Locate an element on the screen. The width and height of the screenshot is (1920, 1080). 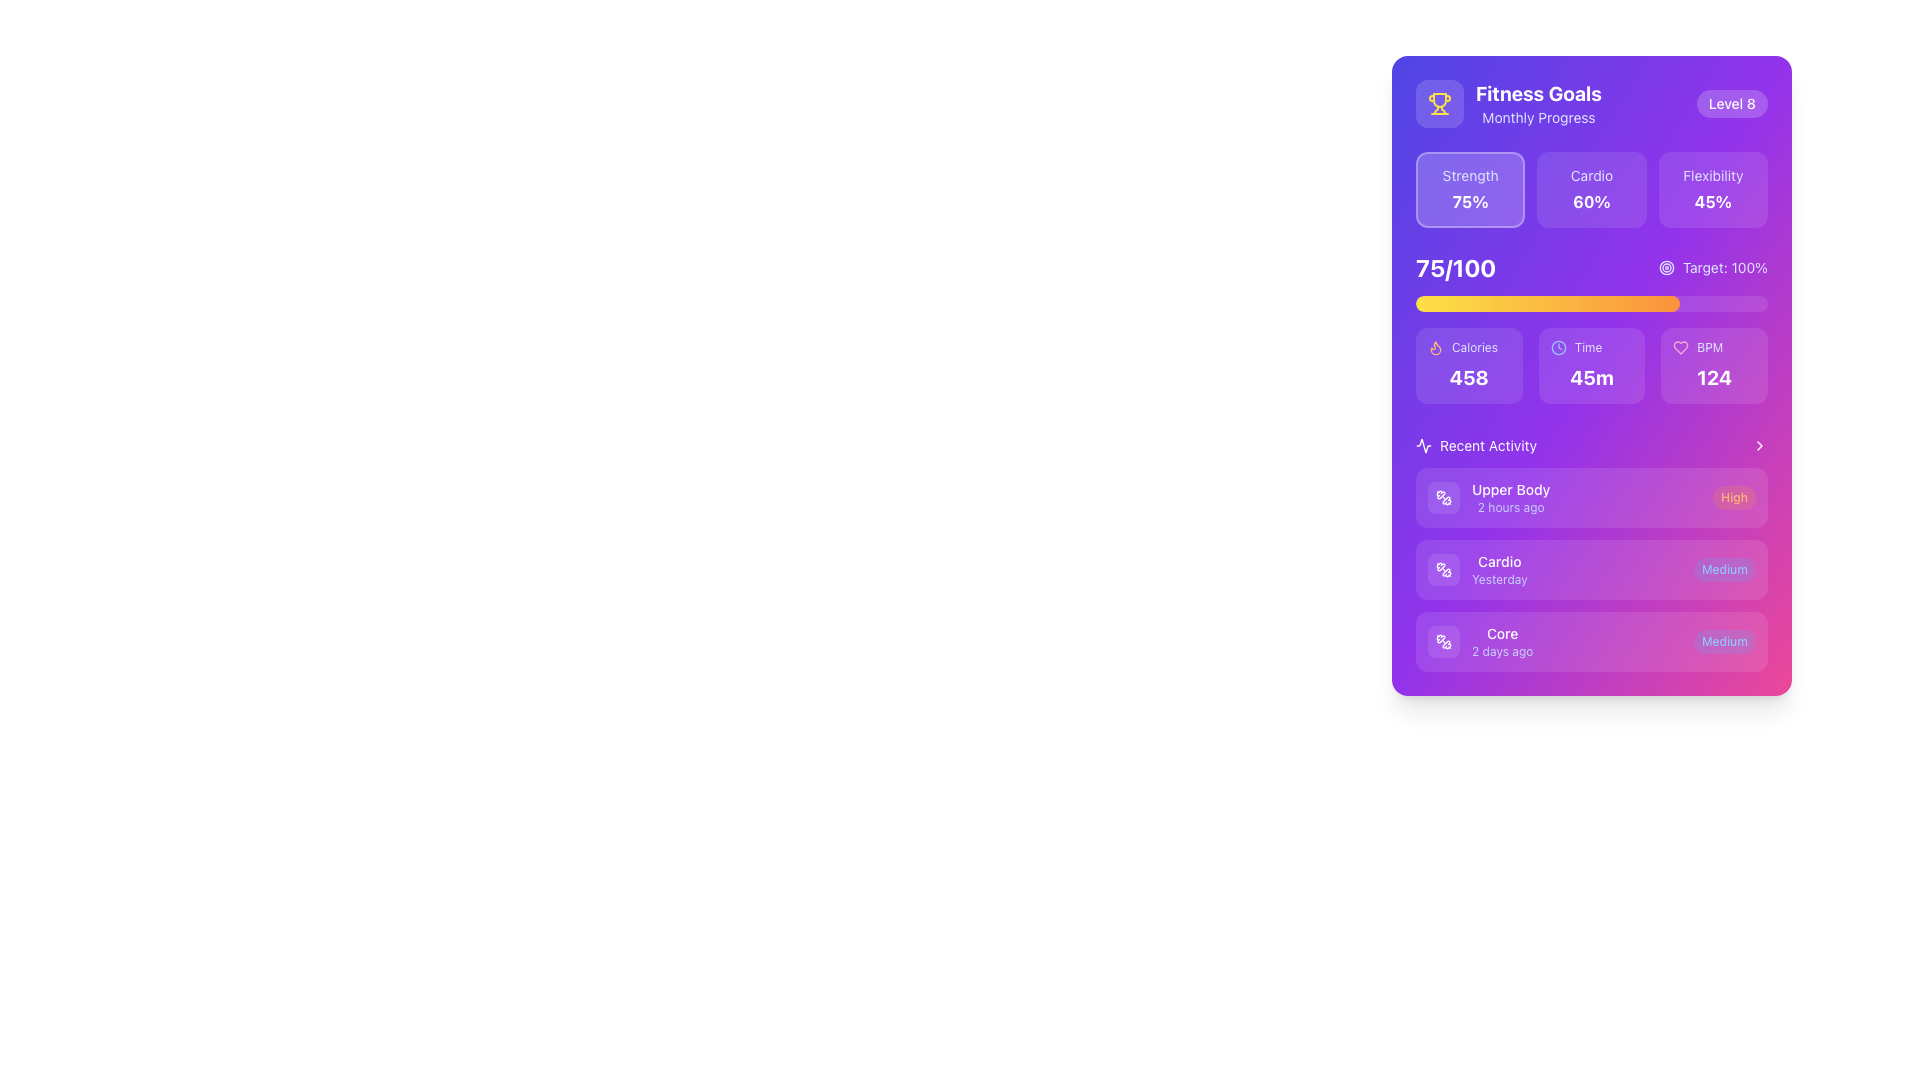
the 'Upper Body' activity icon located in the top-left corner of the 'Upper Body' activity pane within the 'Recent Activity' section for information is located at coordinates (1444, 496).